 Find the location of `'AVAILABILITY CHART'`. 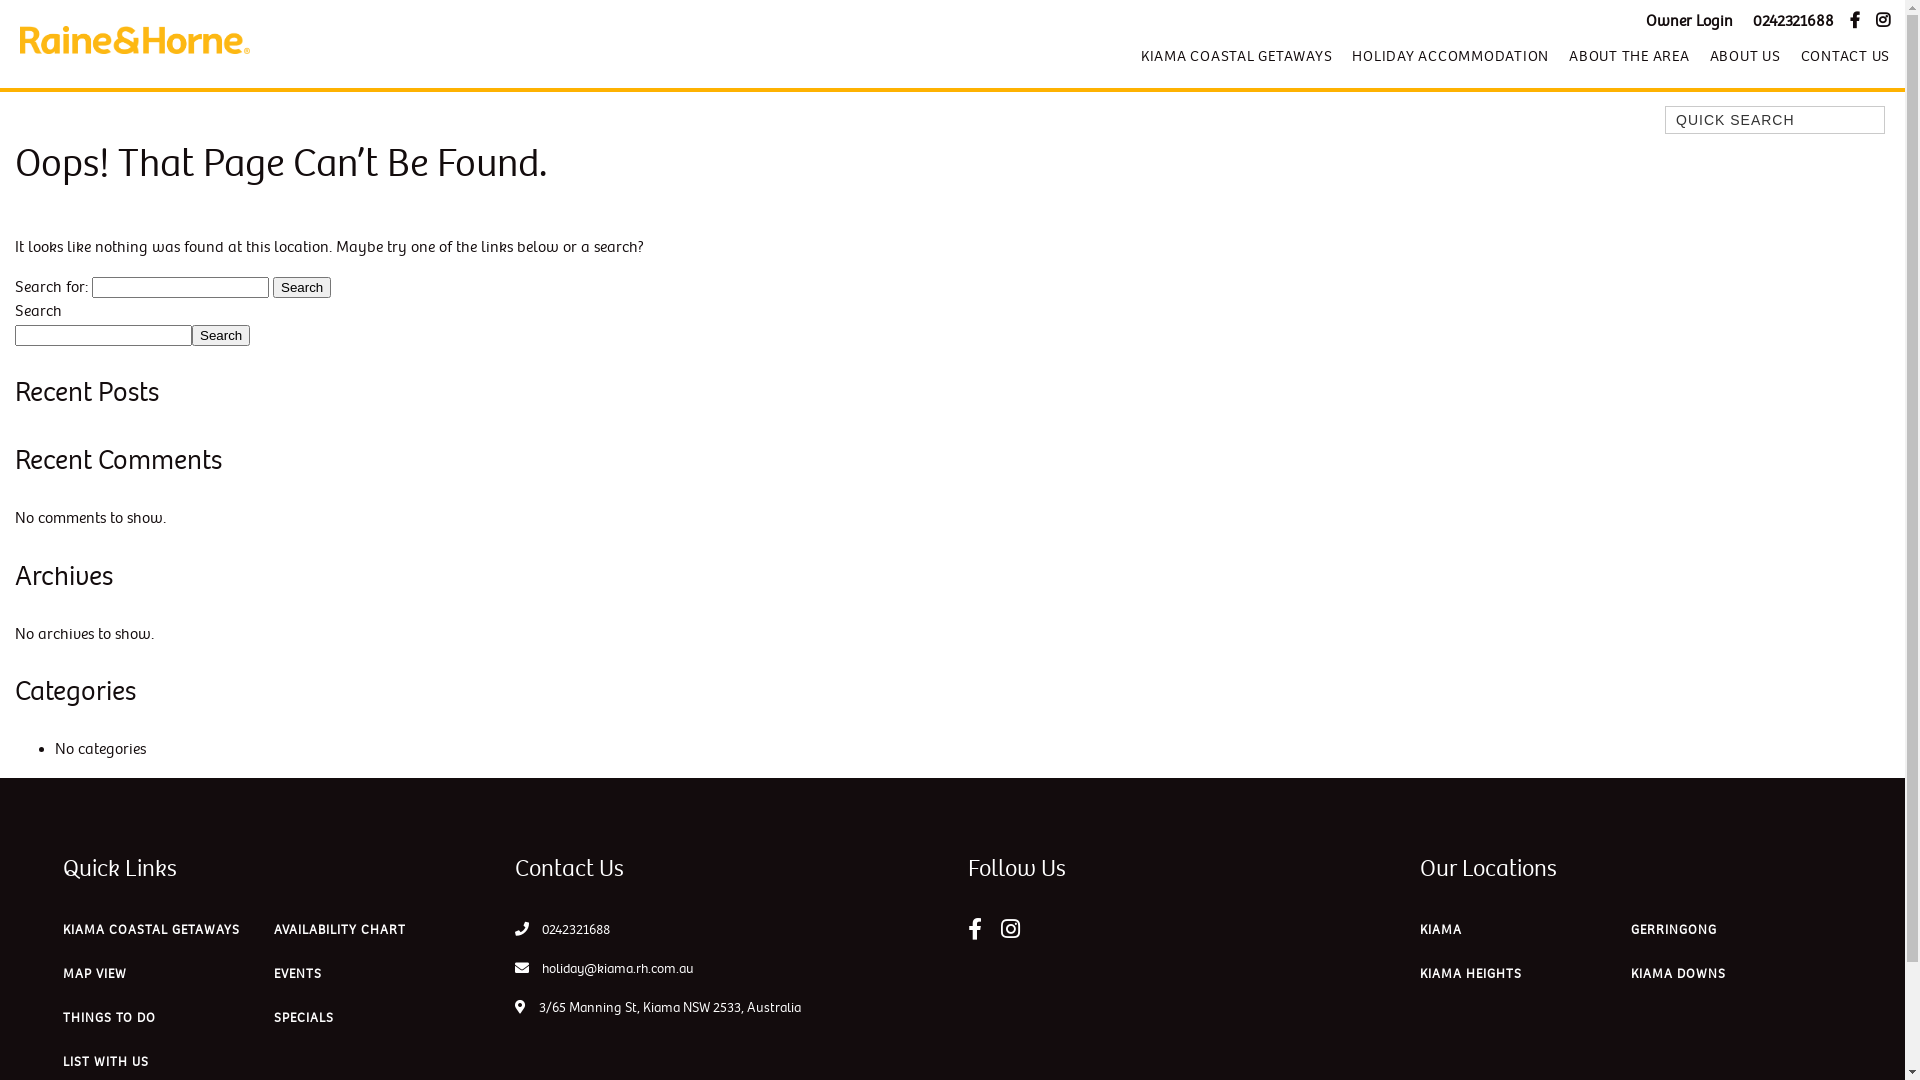

'AVAILABILITY CHART' is located at coordinates (340, 934).